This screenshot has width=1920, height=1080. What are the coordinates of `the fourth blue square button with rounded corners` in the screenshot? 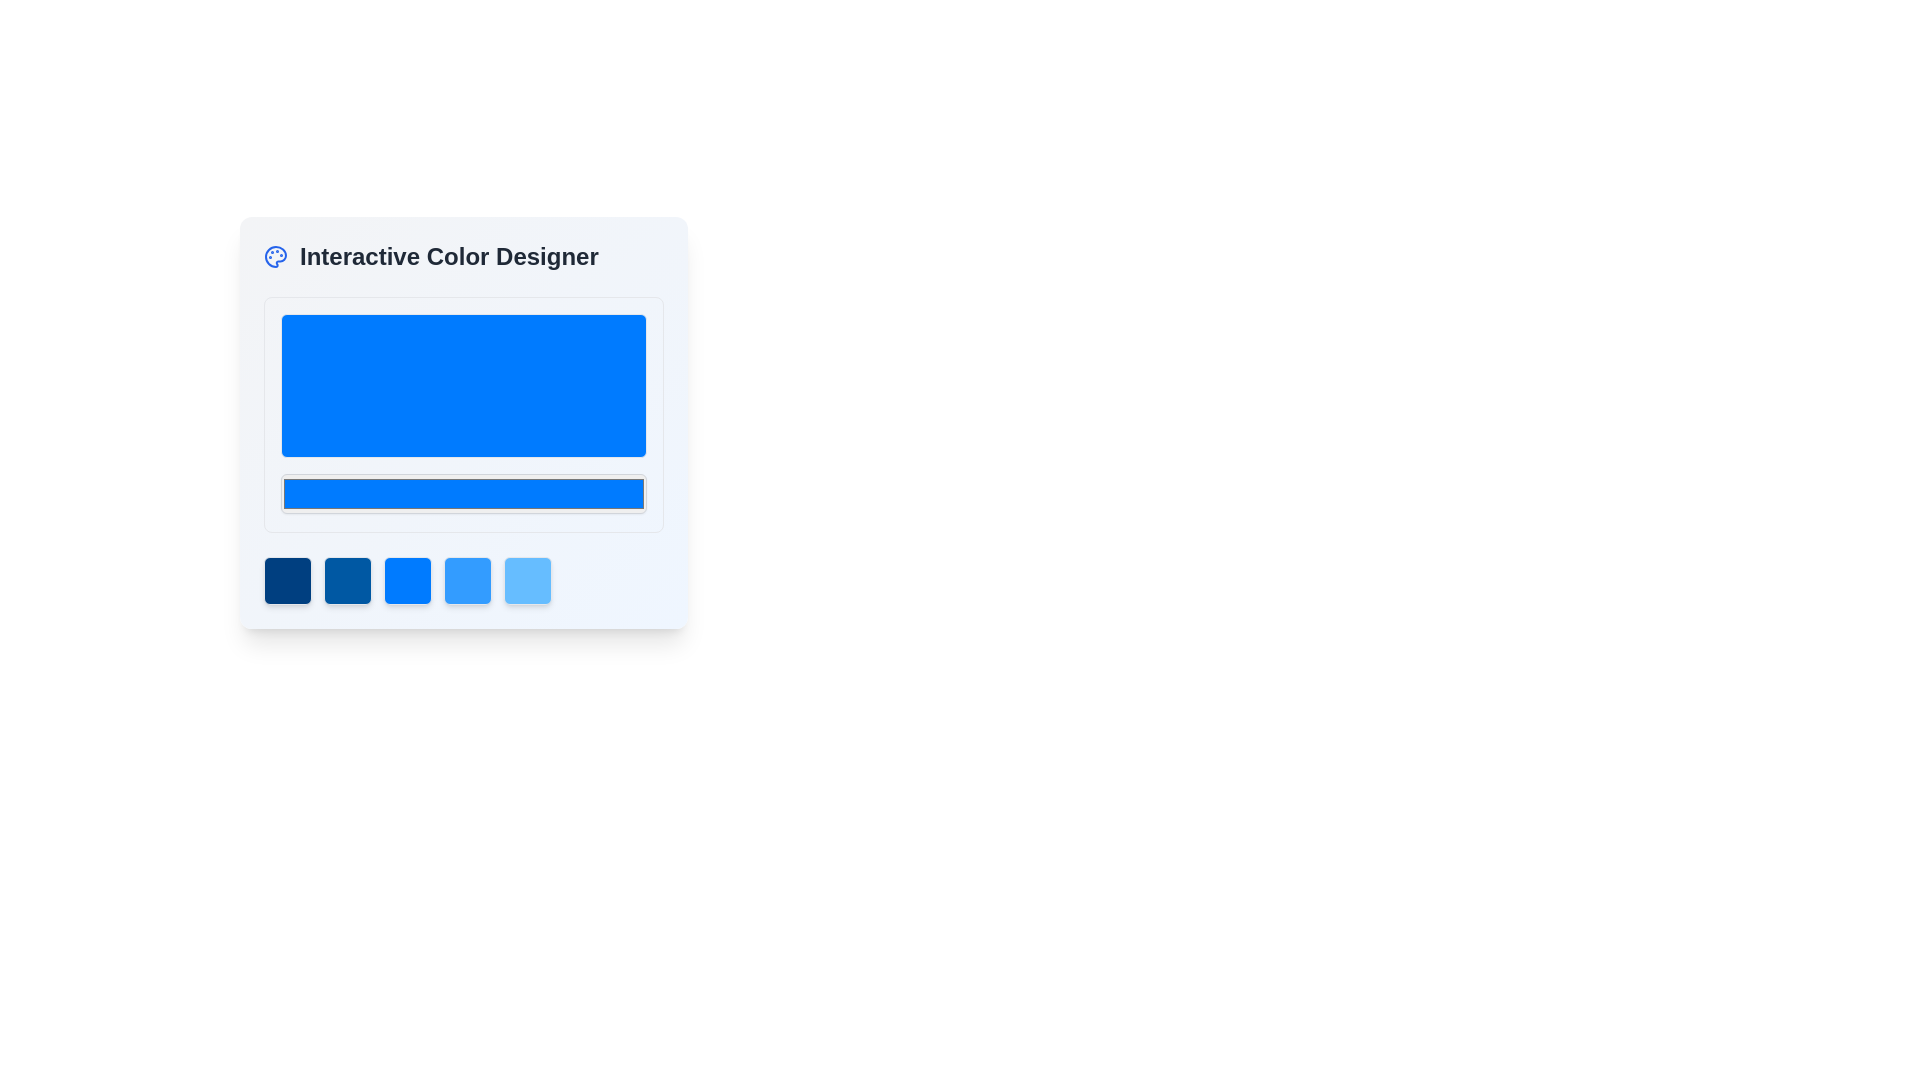 It's located at (466, 581).